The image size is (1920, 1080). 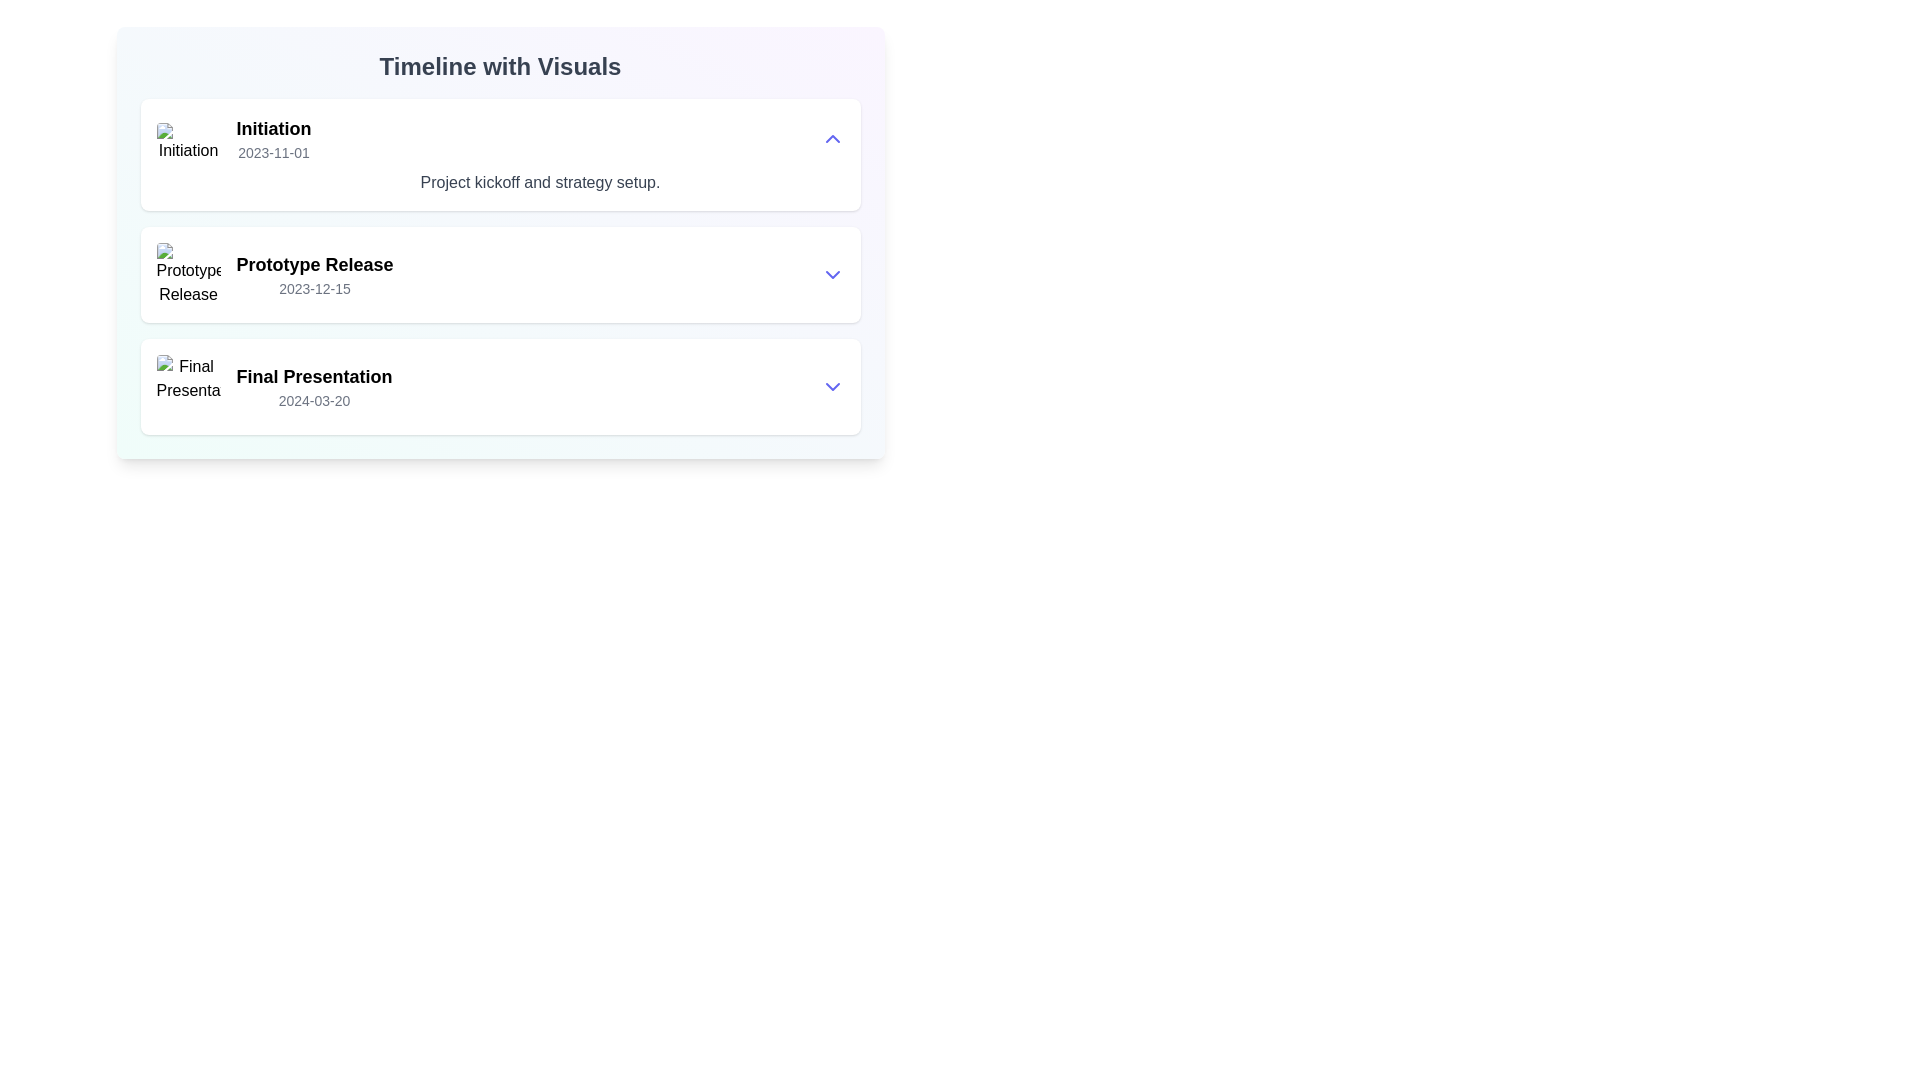 What do you see at coordinates (313, 377) in the screenshot?
I see `the bold, large-font text element that reads 'Final Presentation', which is the title text within the last event entry in a vertical timeline layout` at bounding box center [313, 377].